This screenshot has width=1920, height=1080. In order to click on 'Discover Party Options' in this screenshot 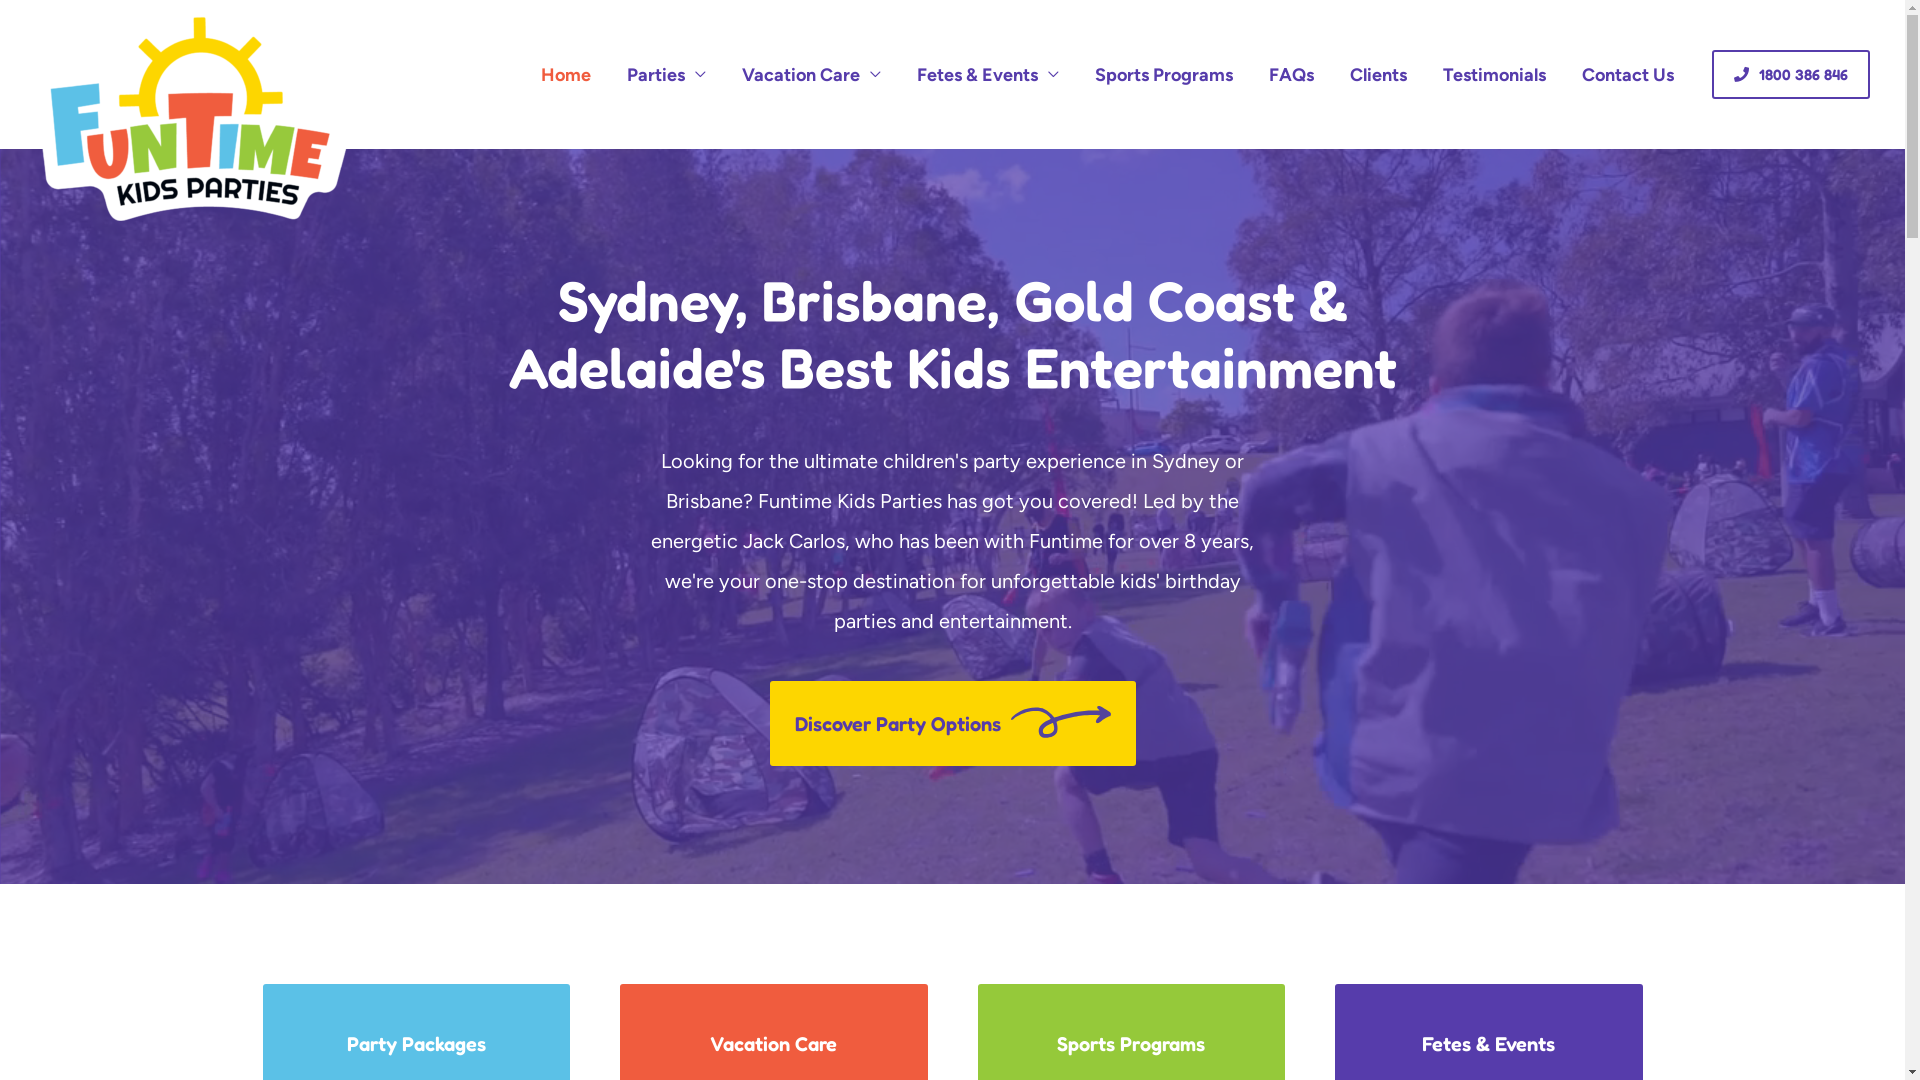, I will do `click(952, 723)`.